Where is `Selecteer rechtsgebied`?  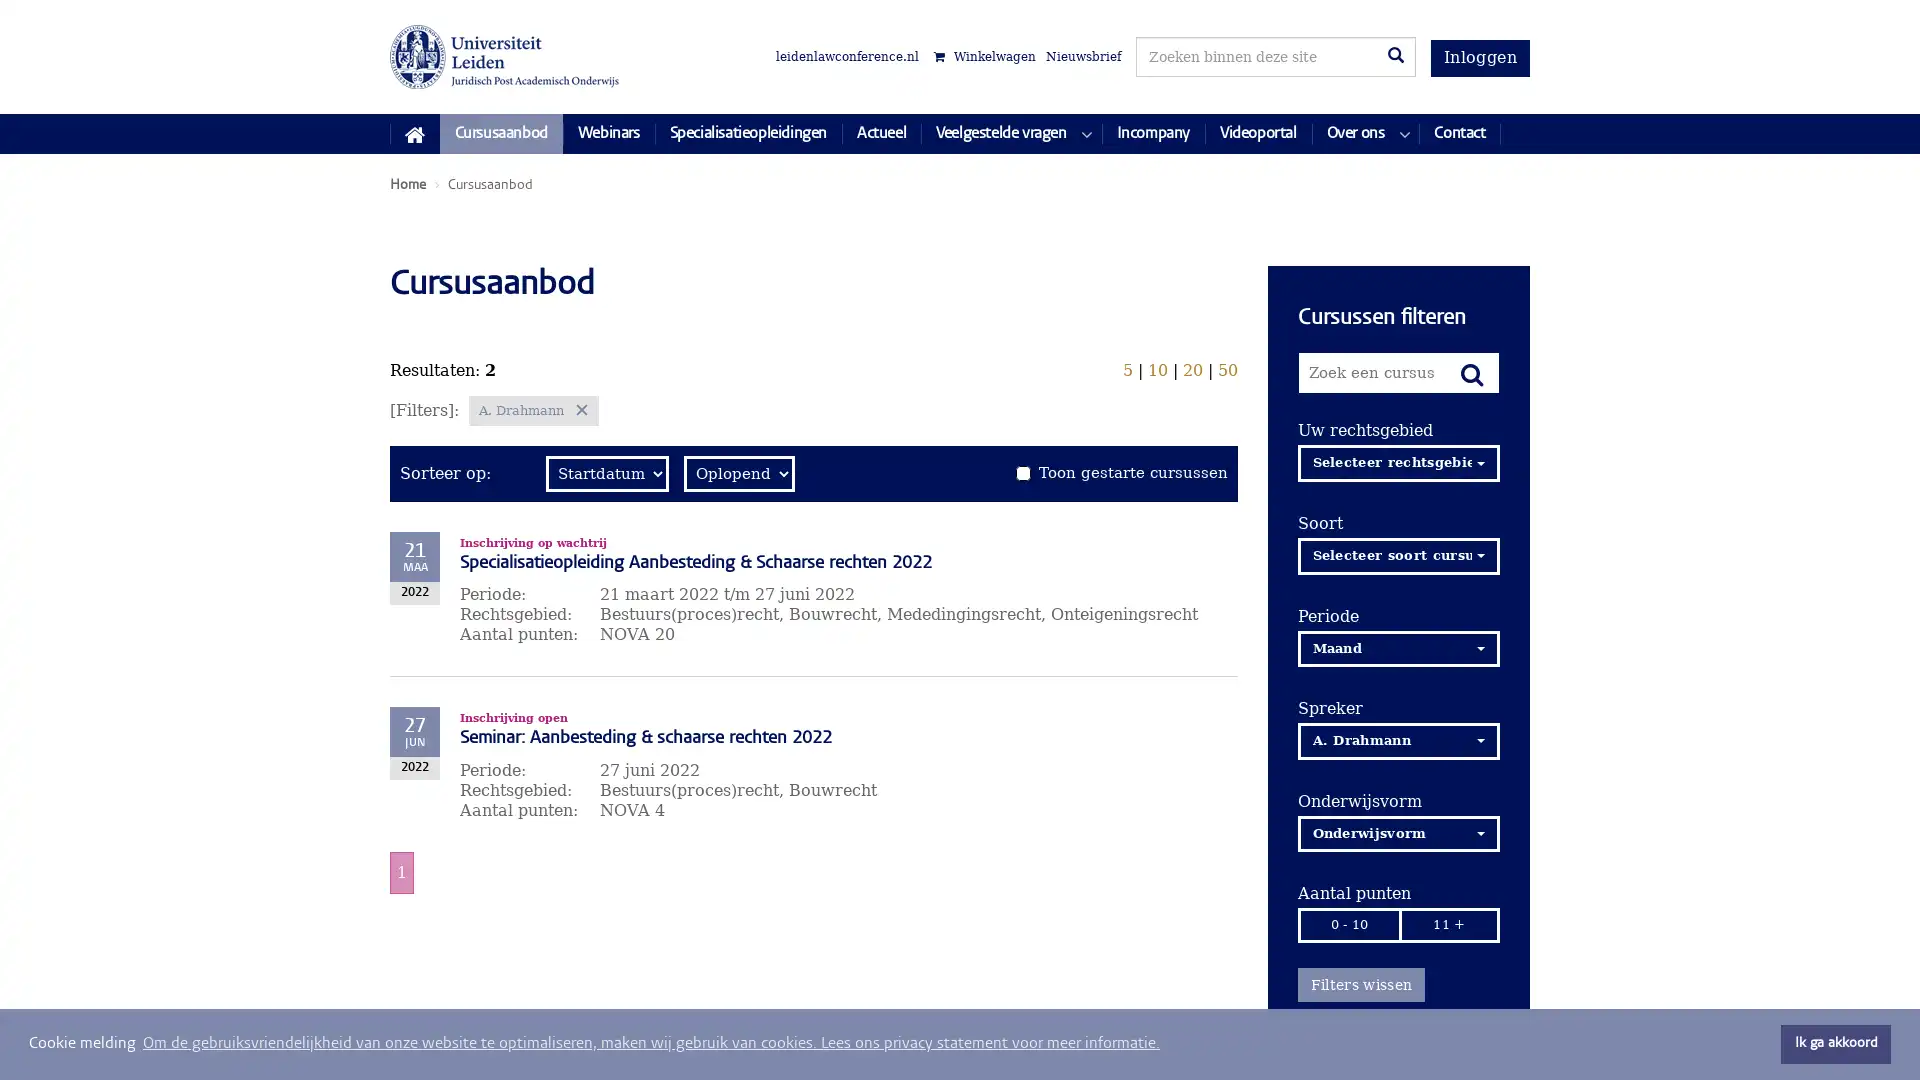
Selecteer rechtsgebied is located at coordinates (1397, 462).